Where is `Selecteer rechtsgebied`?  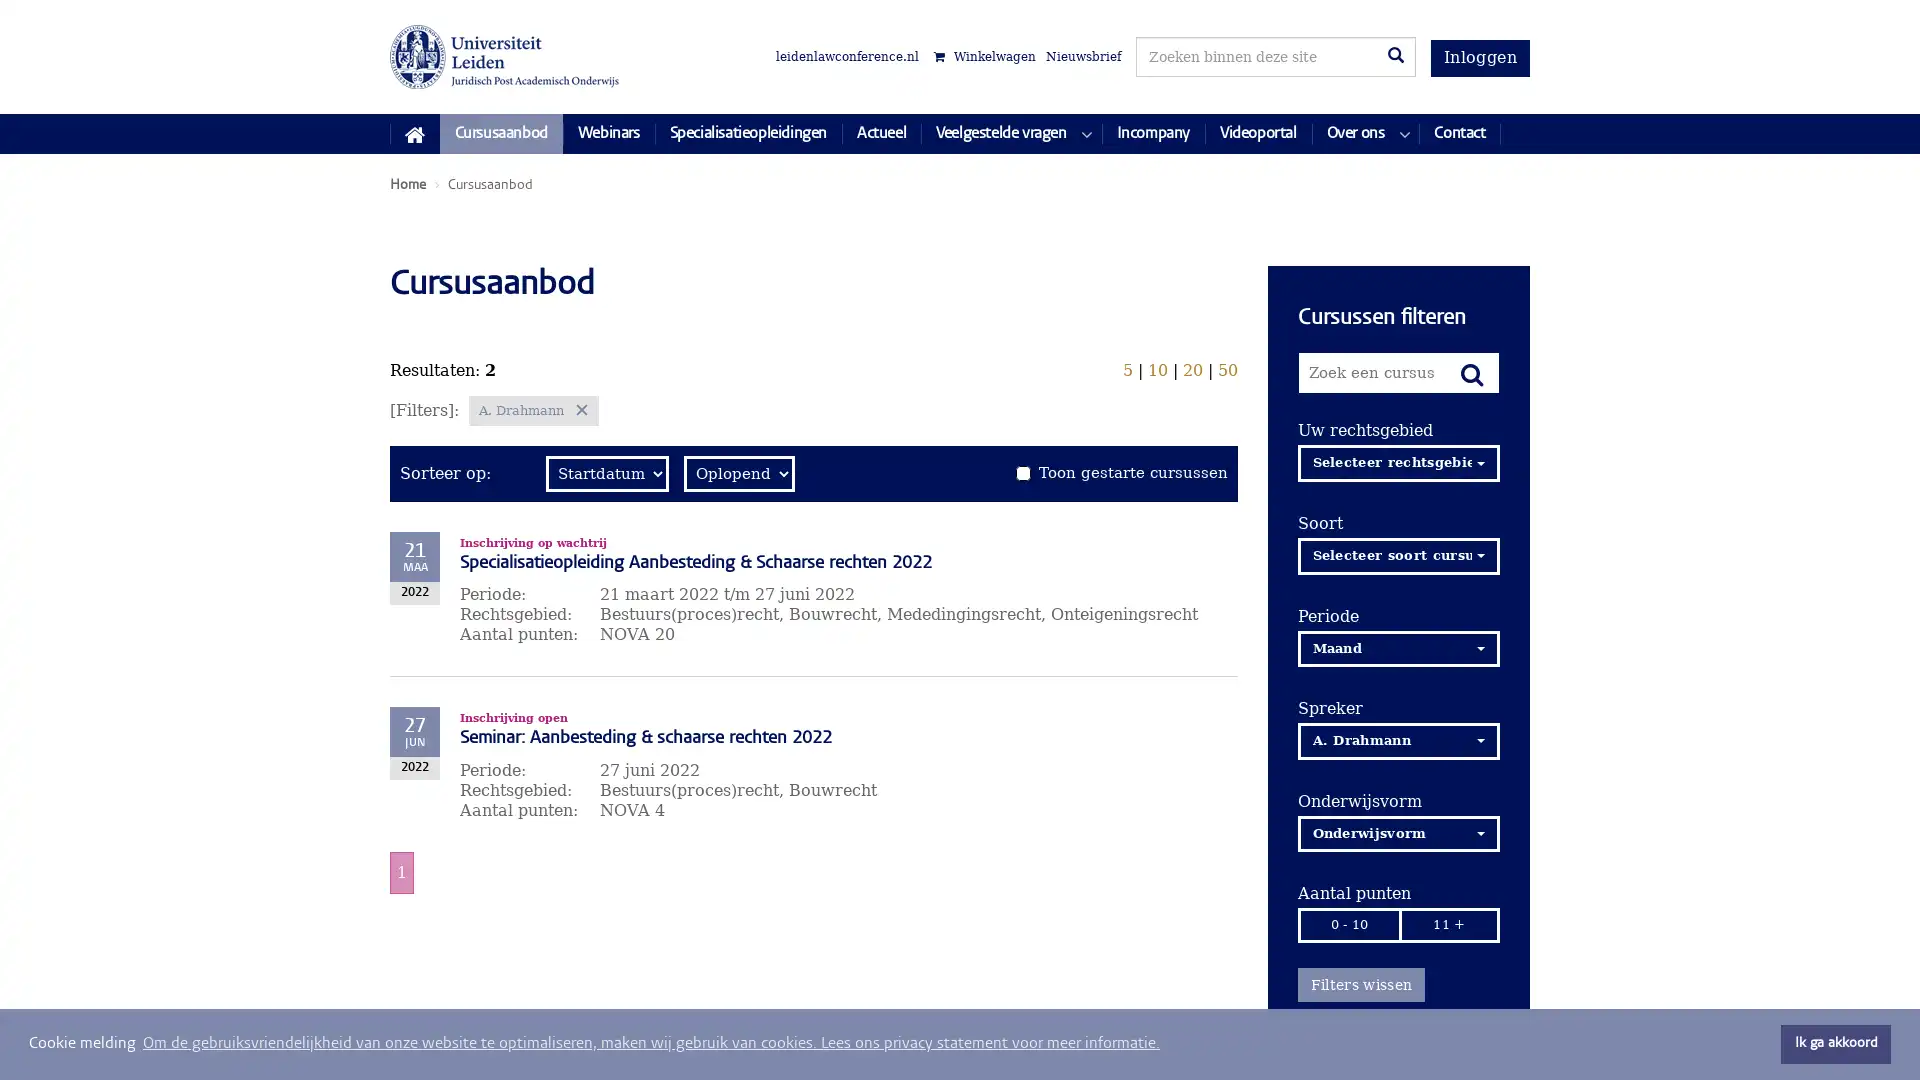
Selecteer rechtsgebied is located at coordinates (1397, 462).